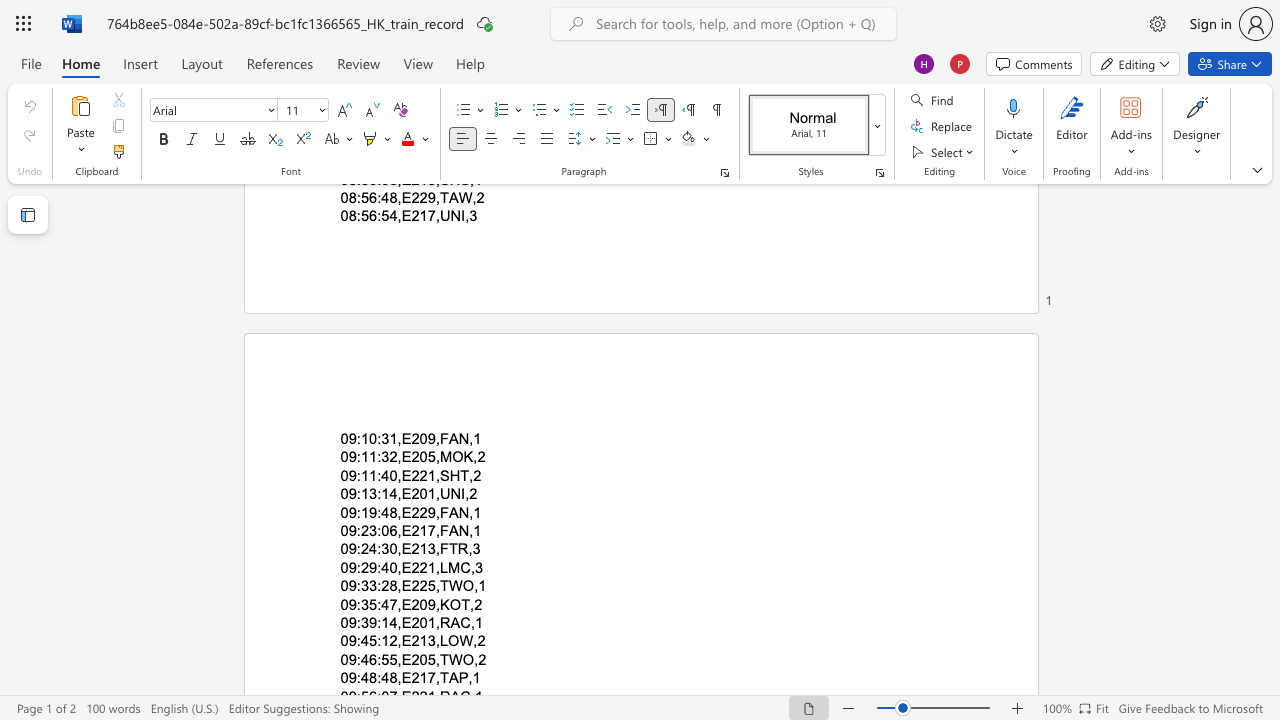 The width and height of the screenshot is (1280, 720). What do you see at coordinates (400, 494) in the screenshot?
I see `the subset text "E2" within the text "09:13:14,E201,UNI,2"` at bounding box center [400, 494].